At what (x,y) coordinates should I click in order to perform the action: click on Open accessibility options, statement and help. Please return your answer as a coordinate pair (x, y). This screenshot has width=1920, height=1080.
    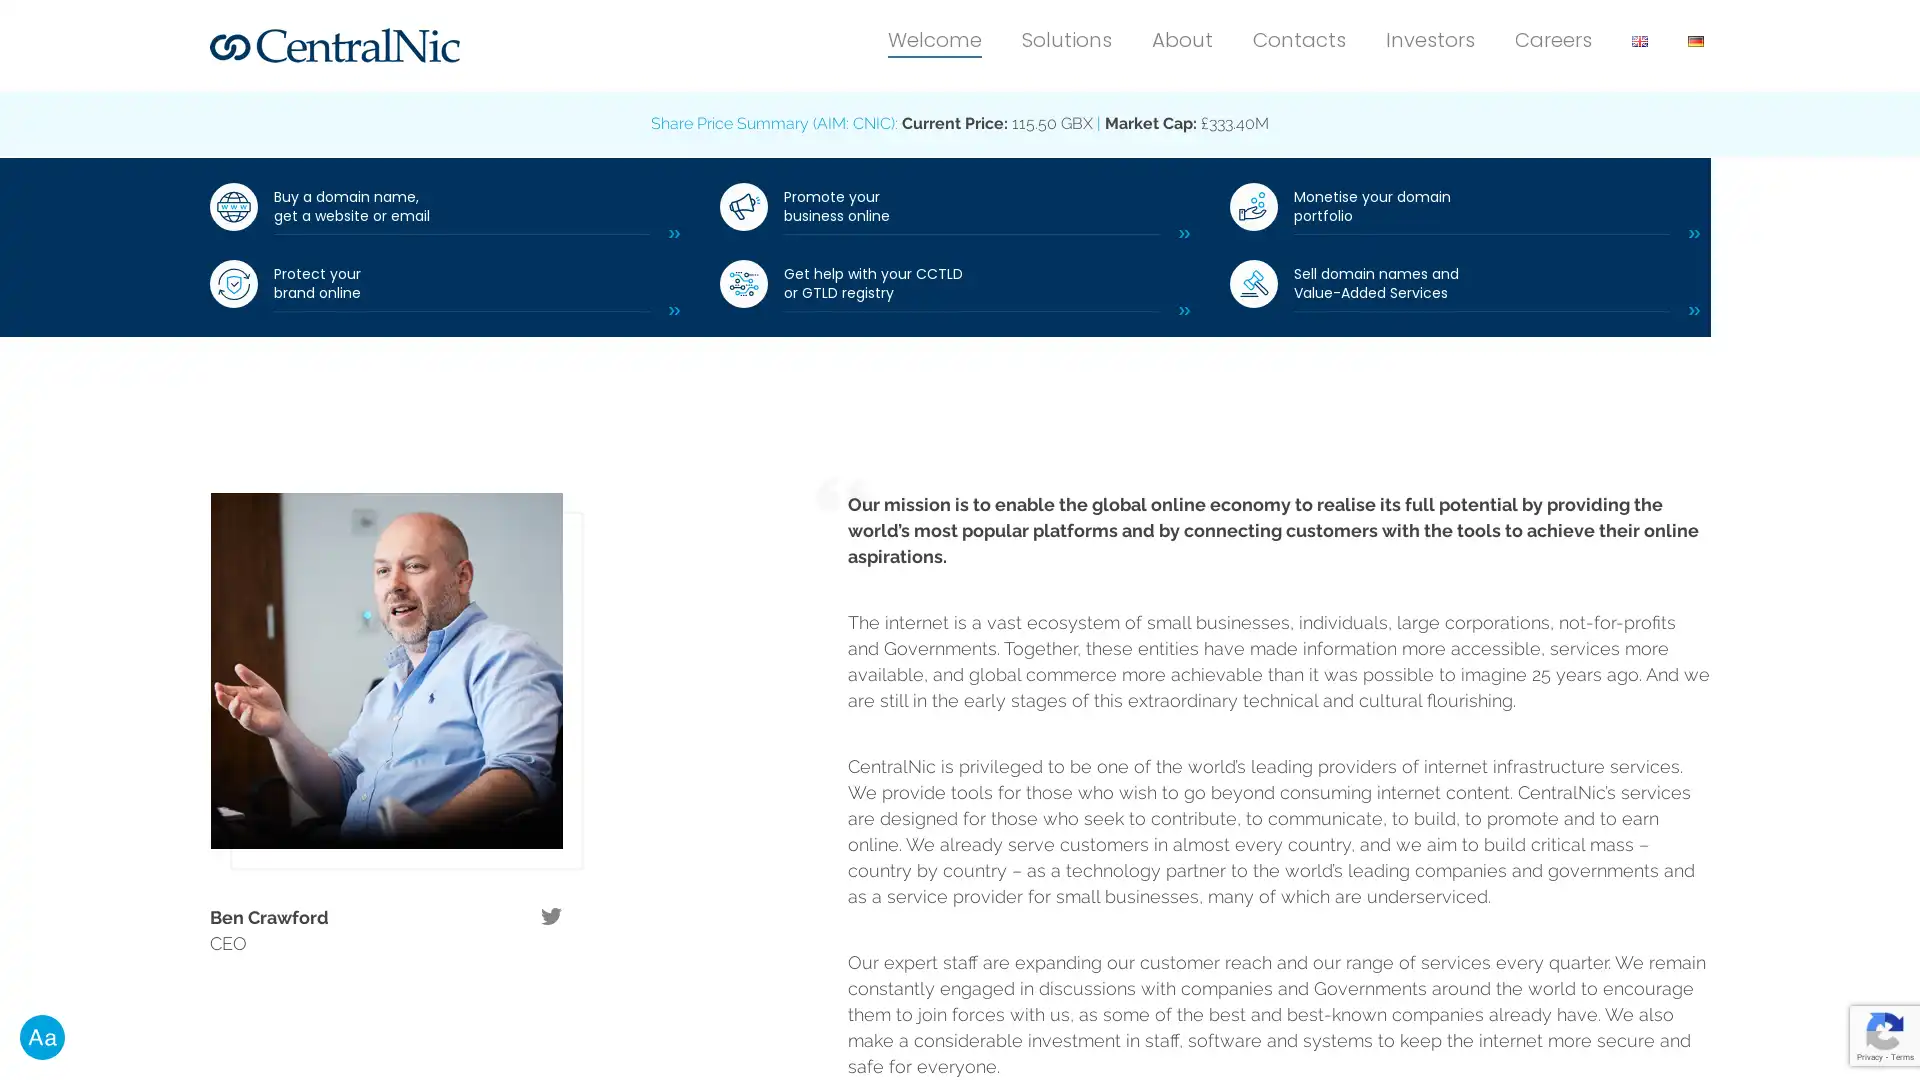
    Looking at the image, I should click on (42, 1036).